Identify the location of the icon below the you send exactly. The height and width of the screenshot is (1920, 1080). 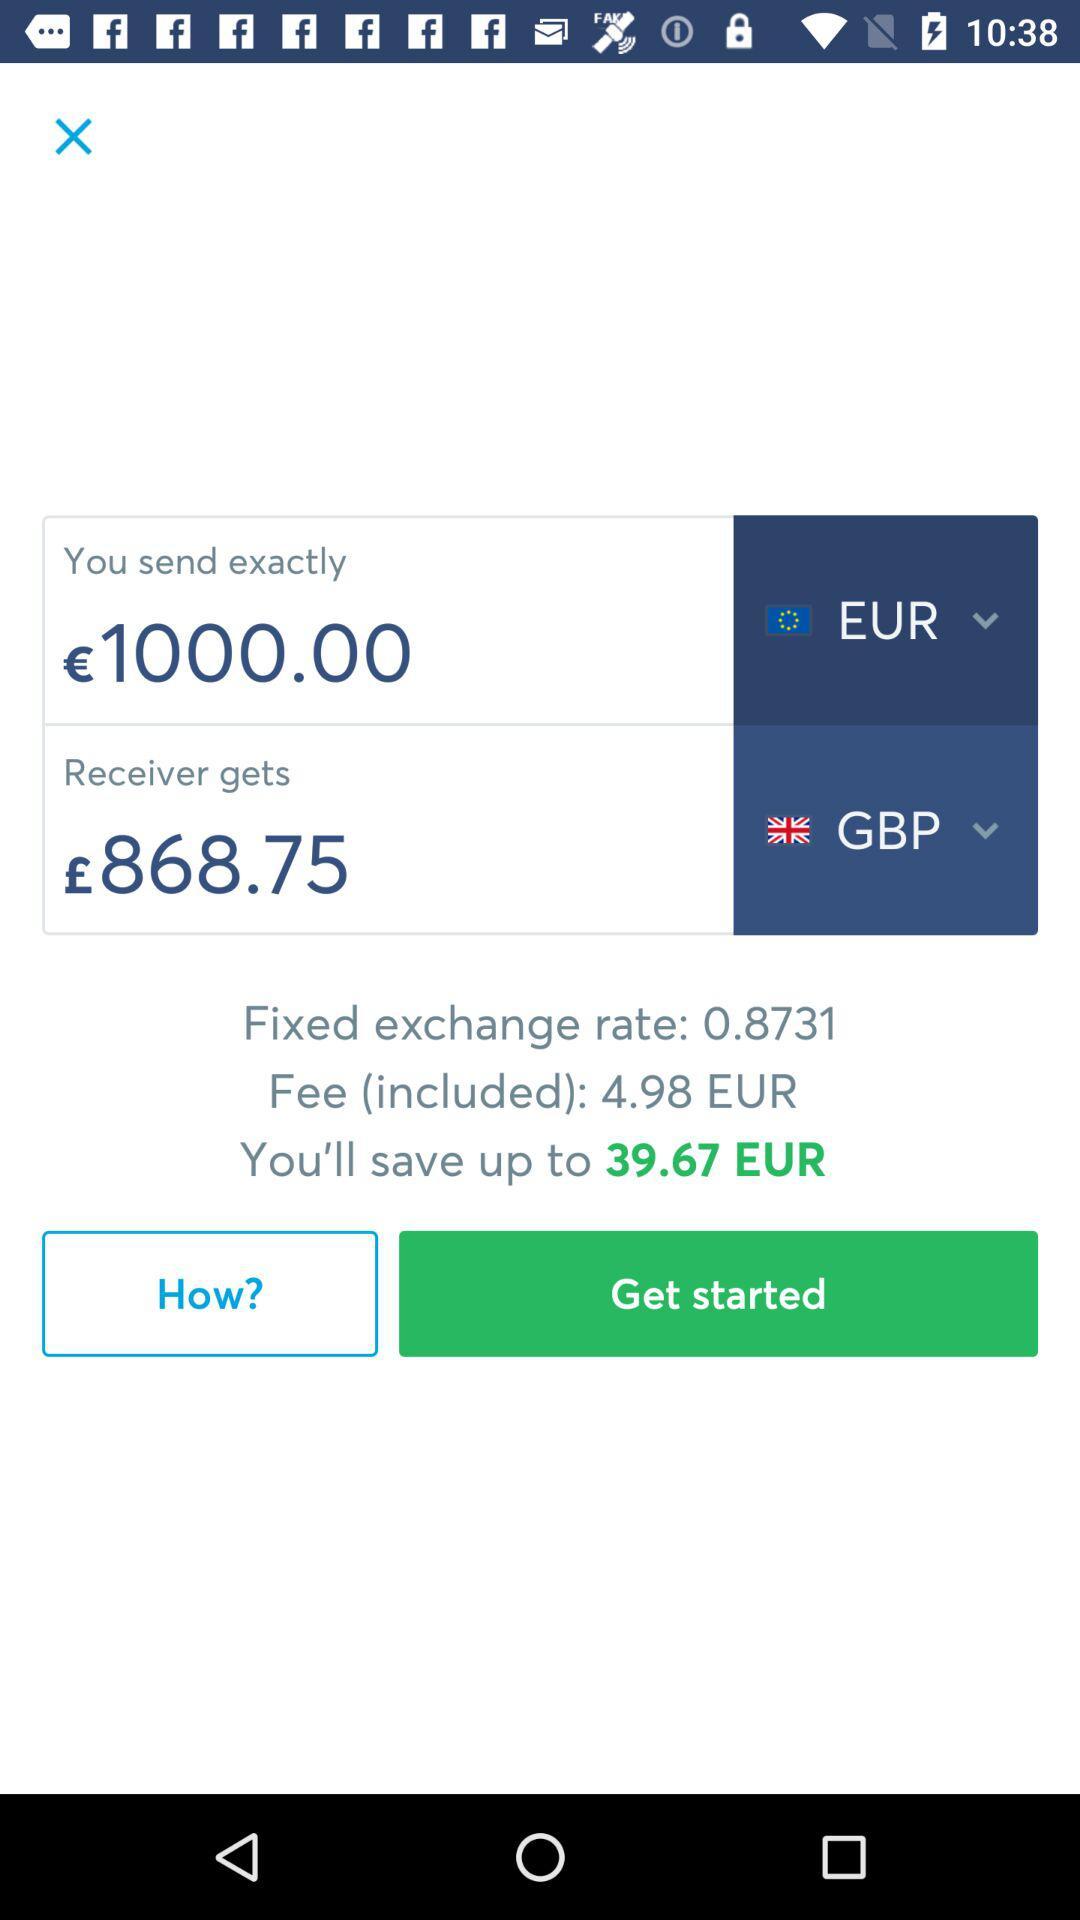
(410, 651).